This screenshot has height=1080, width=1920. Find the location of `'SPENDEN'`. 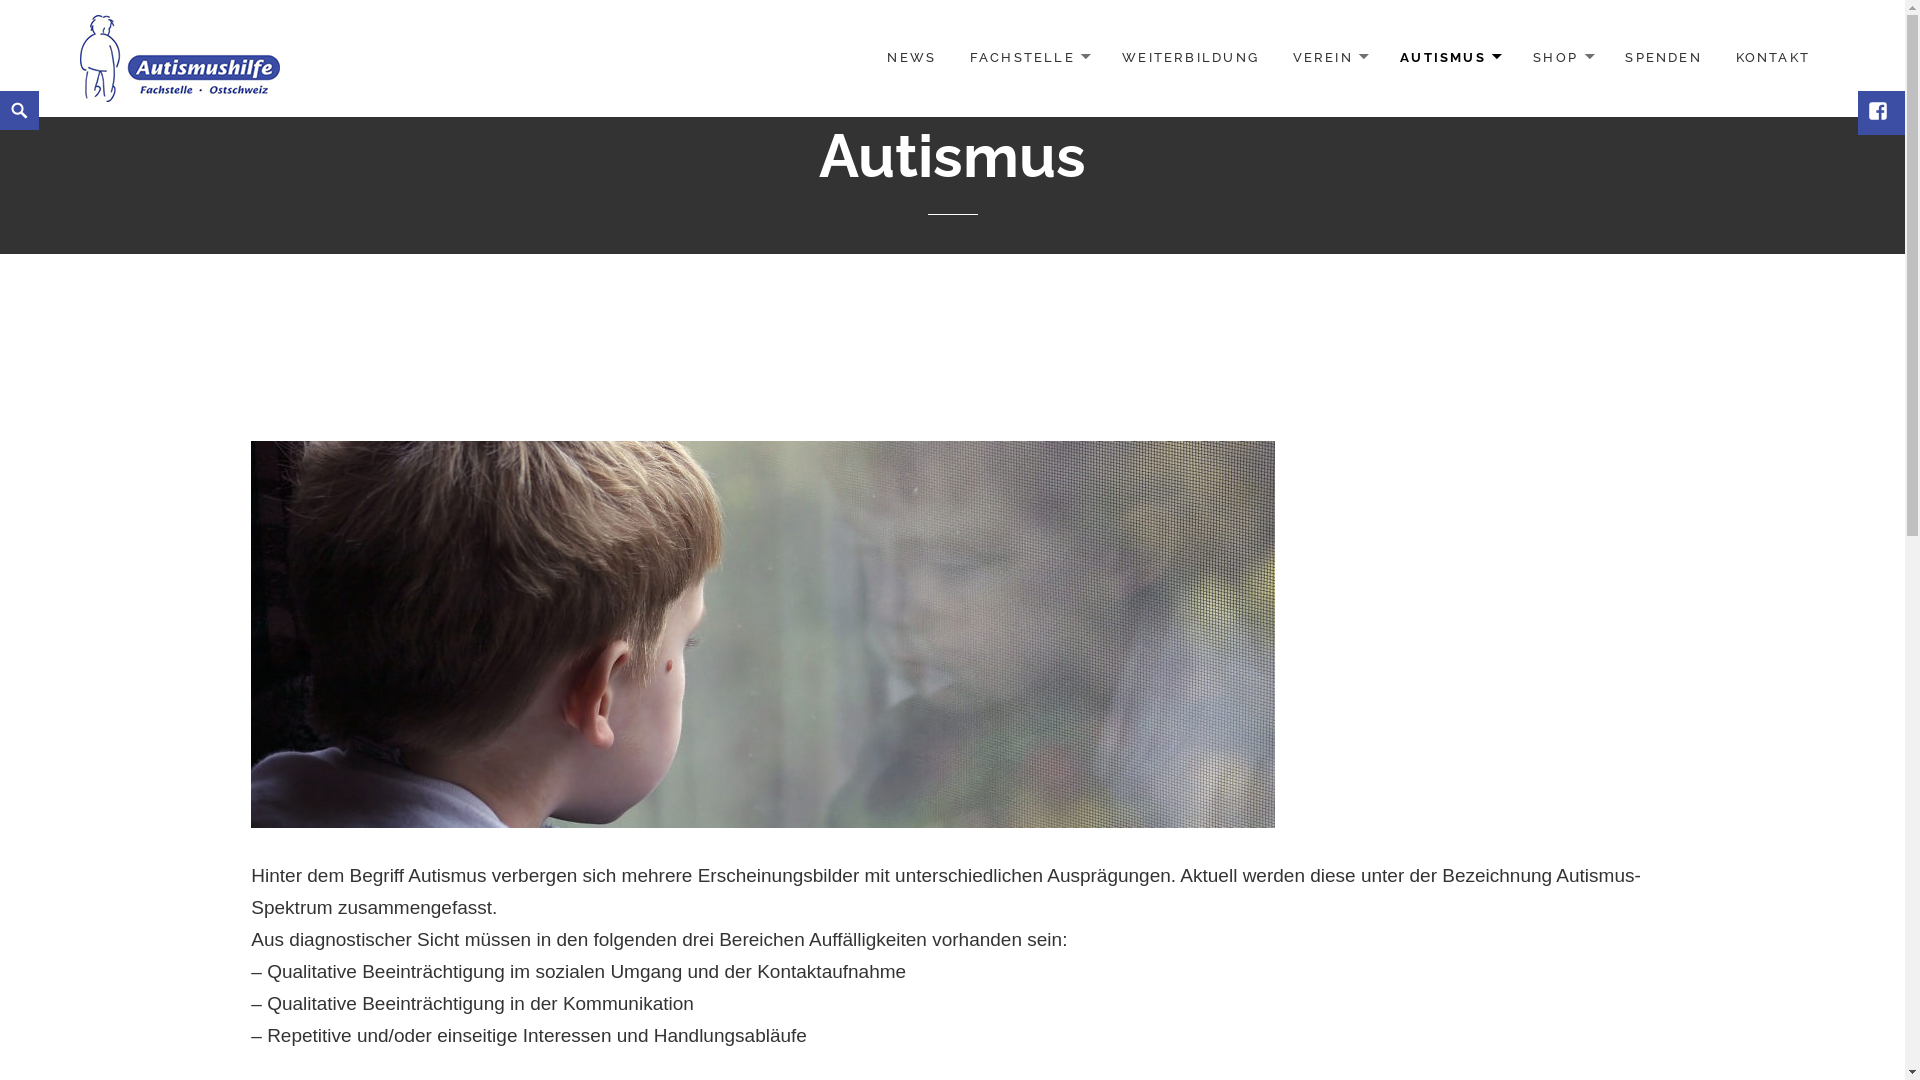

'SPENDEN' is located at coordinates (1662, 56).